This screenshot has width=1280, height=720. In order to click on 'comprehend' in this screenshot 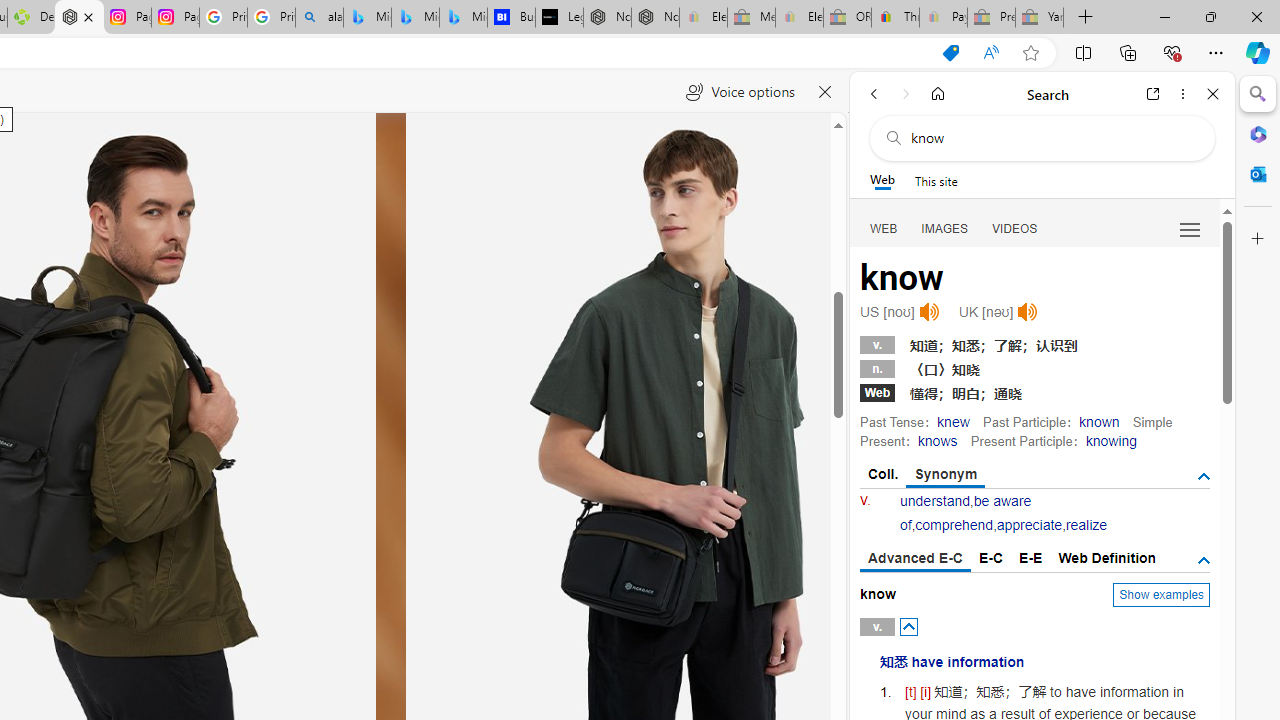, I will do `click(953, 524)`.